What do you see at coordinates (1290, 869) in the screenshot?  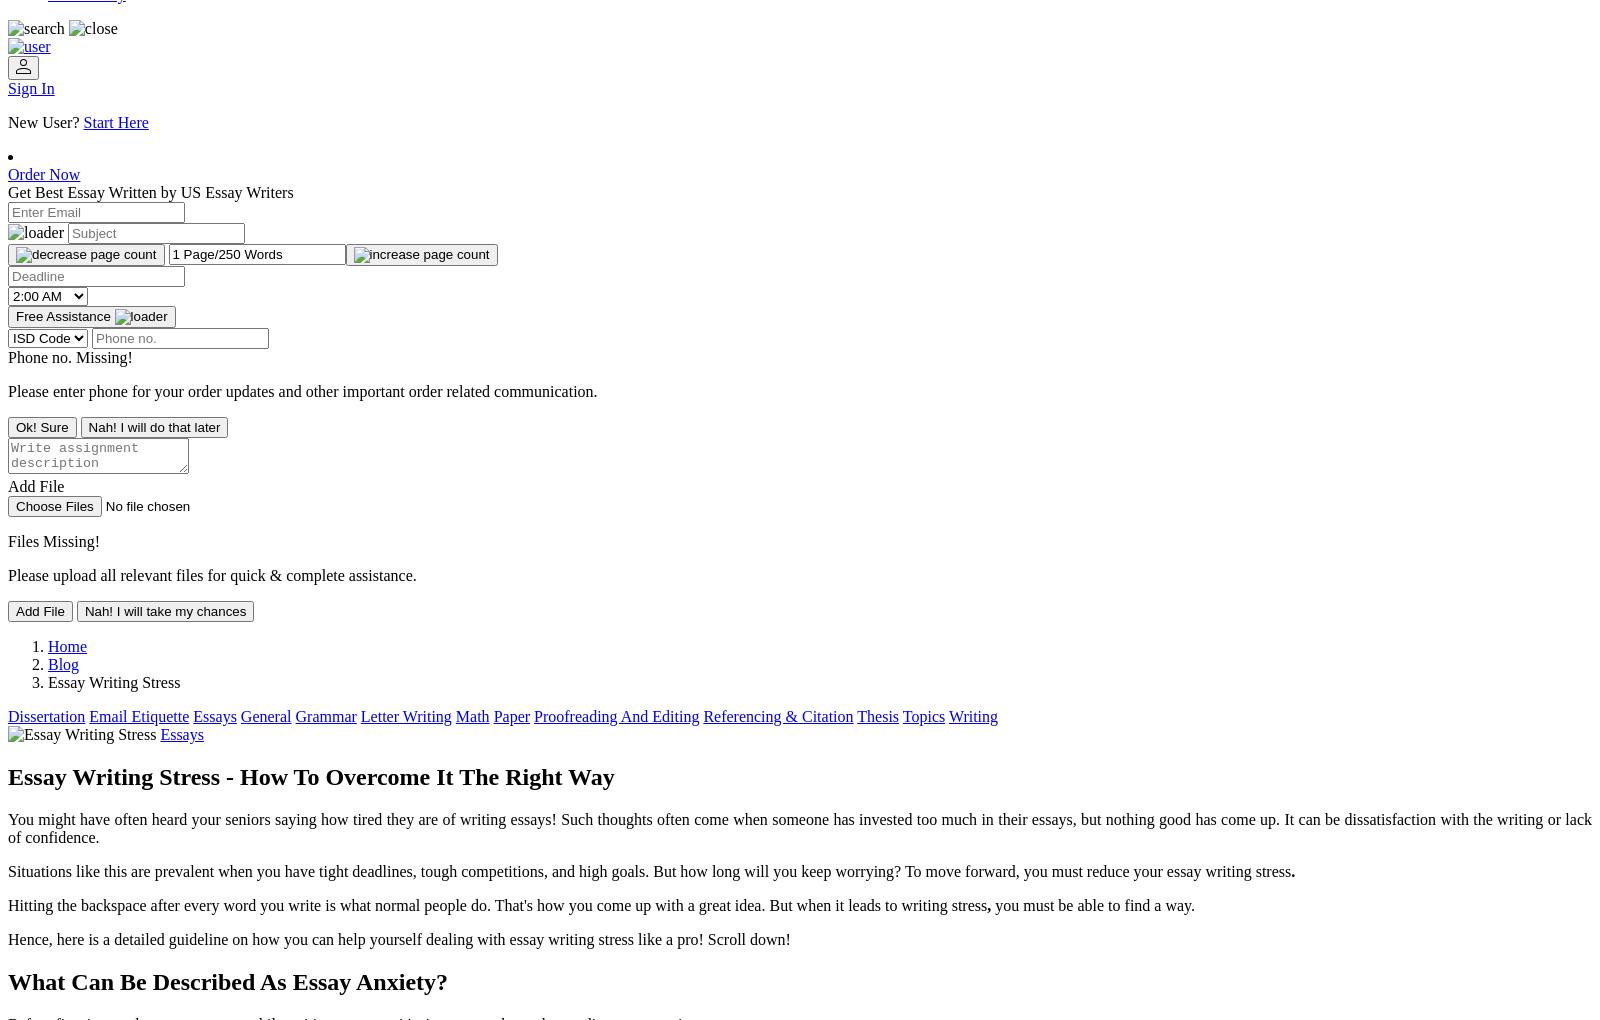 I see `'.'` at bounding box center [1290, 869].